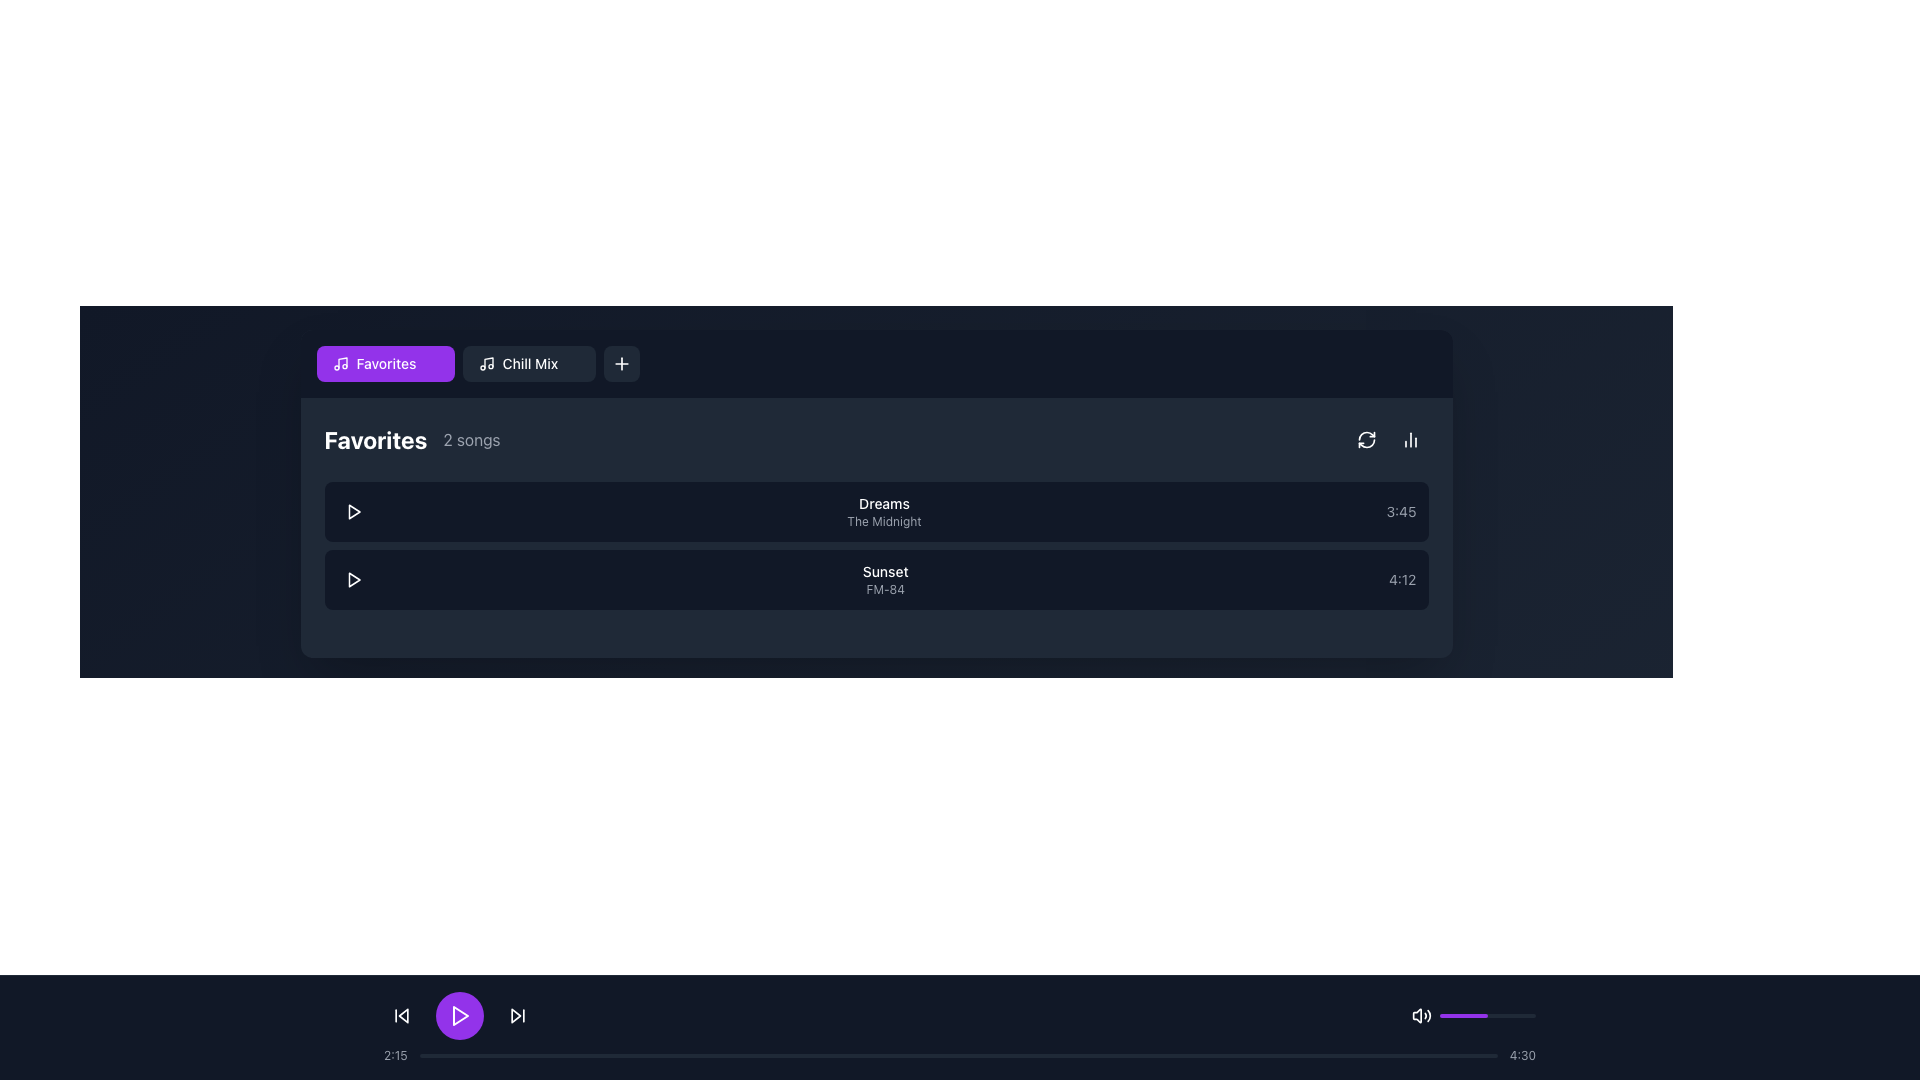 Image resolution: width=1920 pixels, height=1080 pixels. What do you see at coordinates (960, 1028) in the screenshot?
I see `the progress bar for audio playback located at the bottom of the interface to seek to a different point in the track` at bounding box center [960, 1028].